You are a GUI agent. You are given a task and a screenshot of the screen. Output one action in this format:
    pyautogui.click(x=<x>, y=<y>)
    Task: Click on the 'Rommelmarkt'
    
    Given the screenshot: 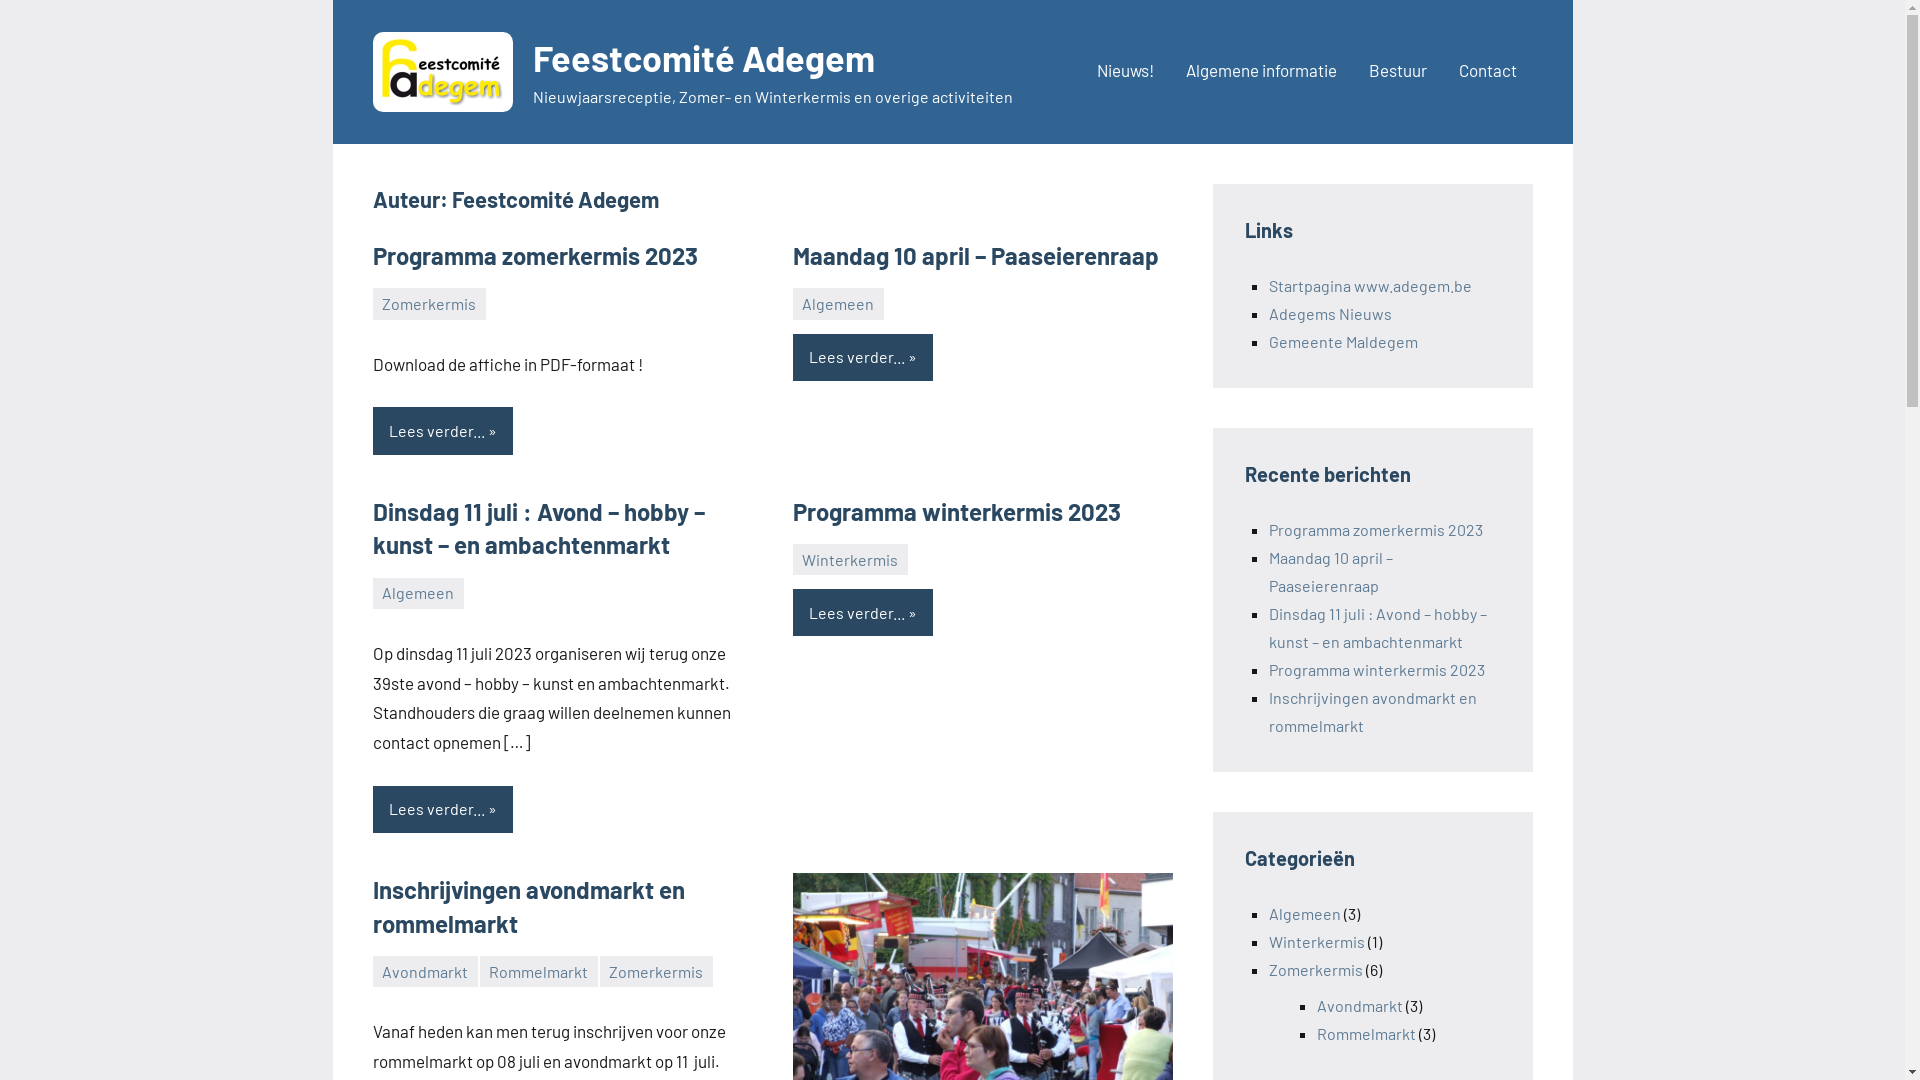 What is the action you would take?
    pyautogui.click(x=1364, y=1033)
    